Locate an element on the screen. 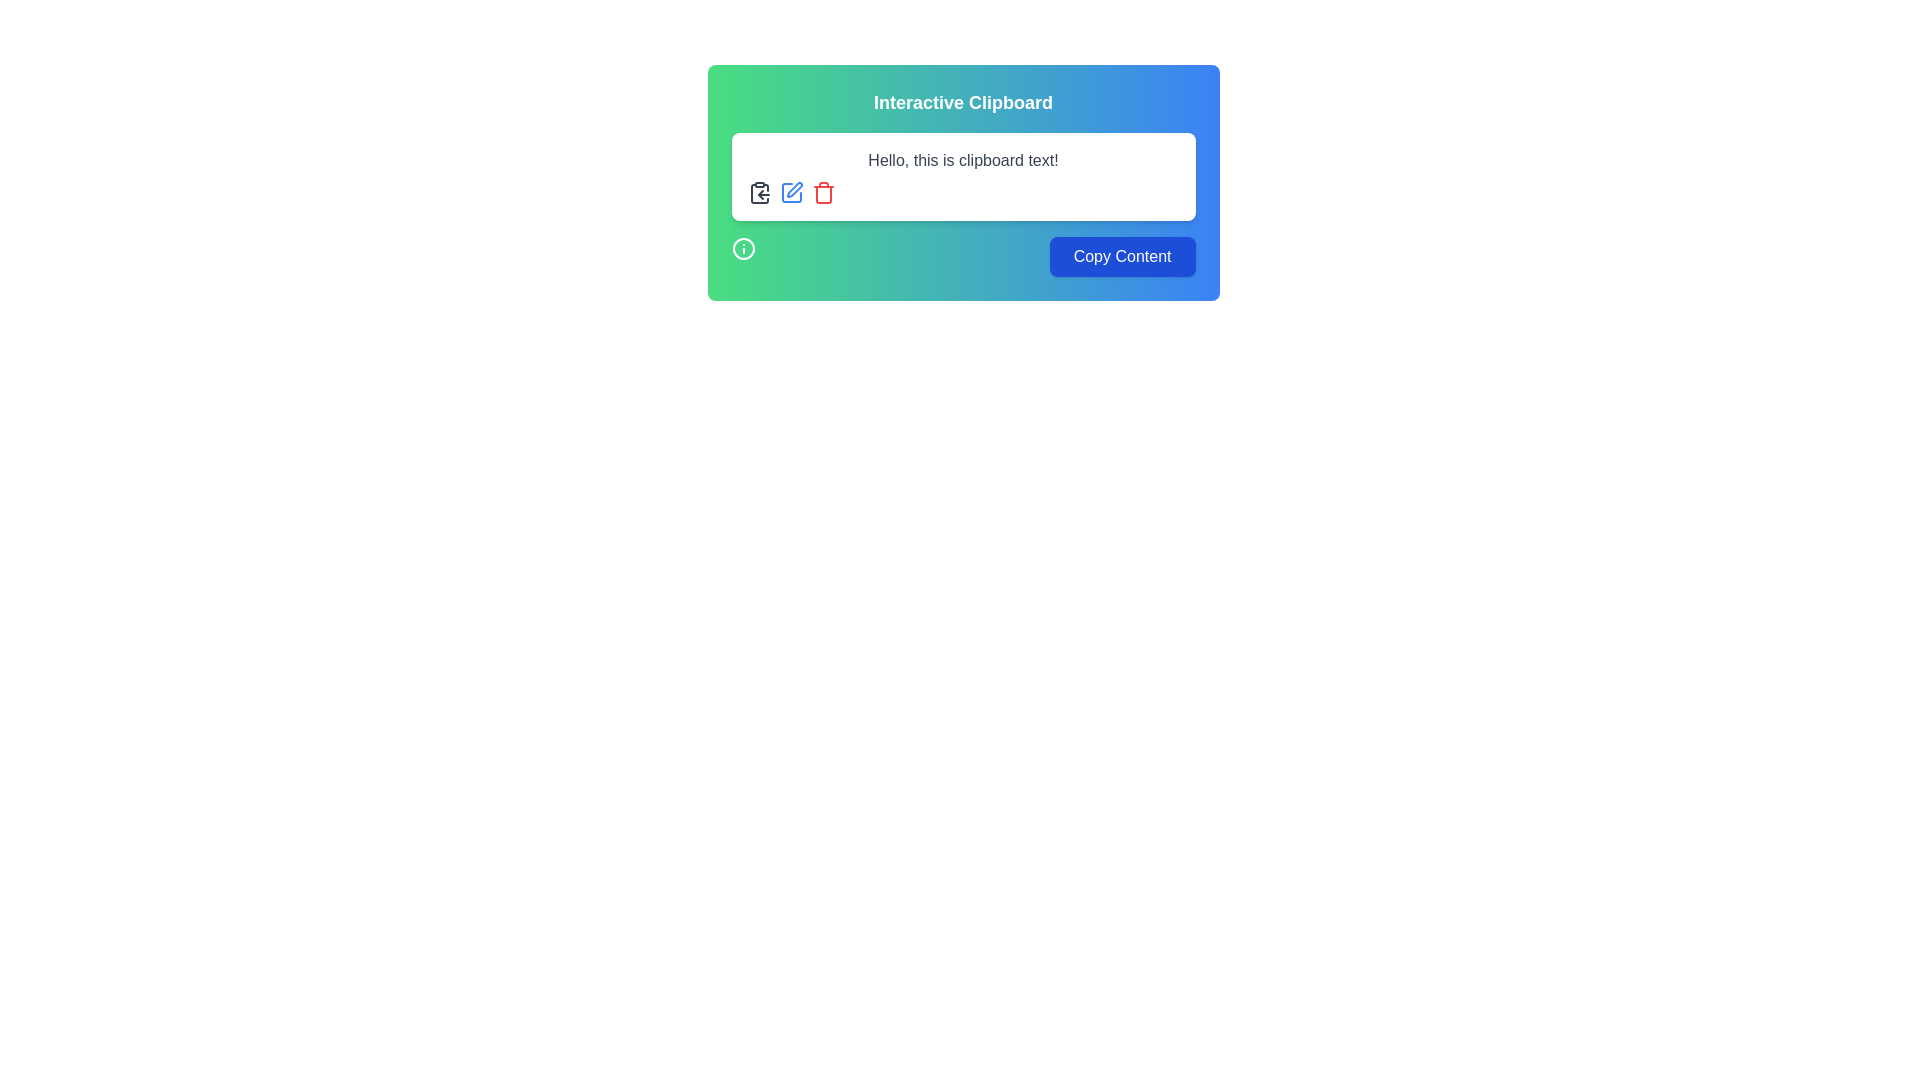 This screenshot has width=1920, height=1080. the red outlined trash bin icon is located at coordinates (823, 192).